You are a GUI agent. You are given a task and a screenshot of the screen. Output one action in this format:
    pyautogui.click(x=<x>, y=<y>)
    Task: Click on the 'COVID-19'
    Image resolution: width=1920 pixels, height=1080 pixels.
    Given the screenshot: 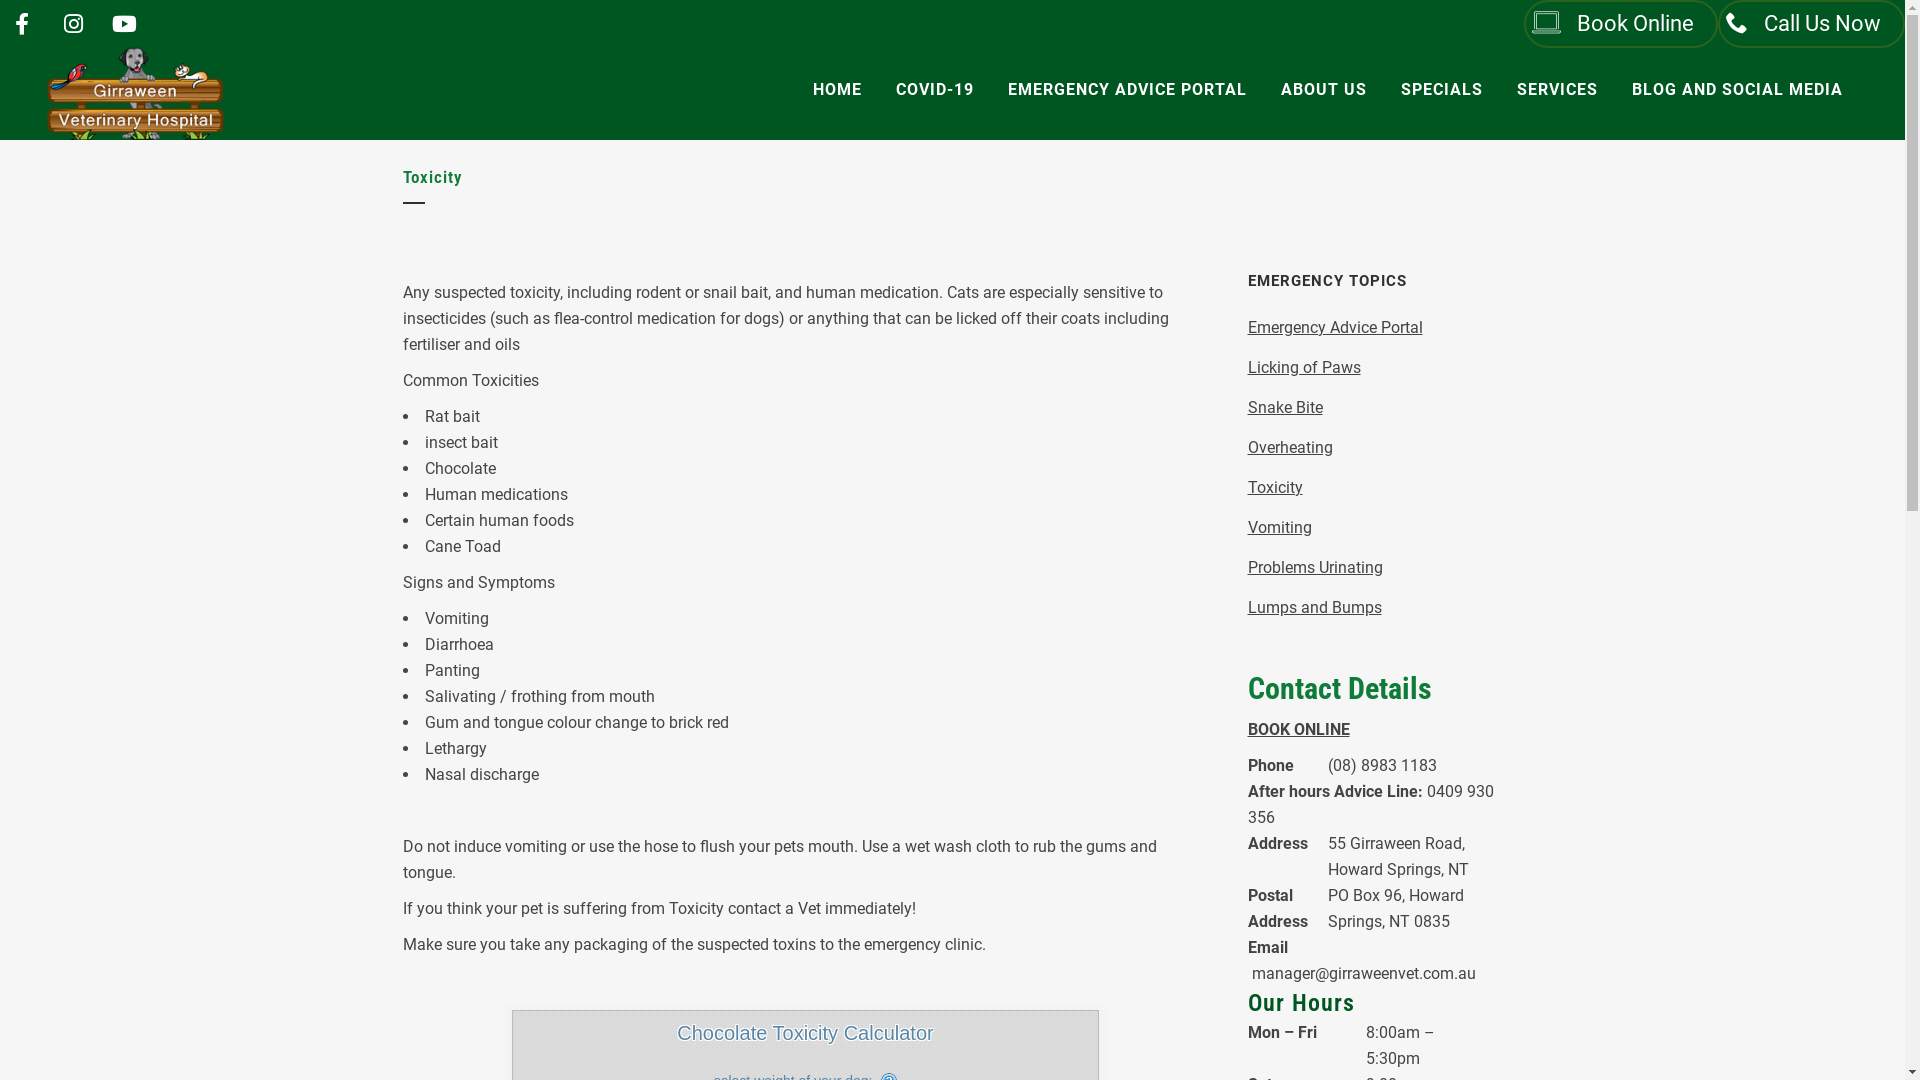 What is the action you would take?
    pyautogui.click(x=934, y=88)
    